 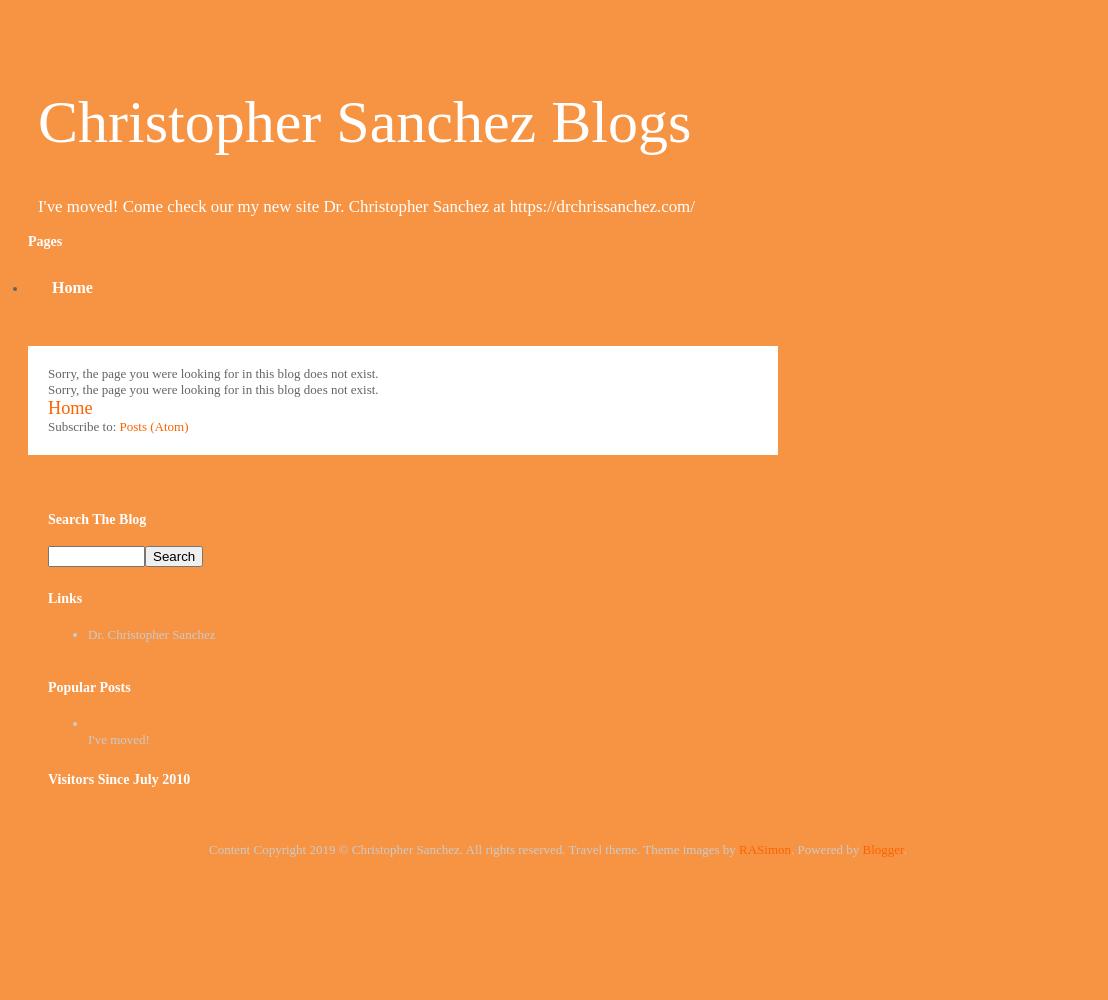 What do you see at coordinates (118, 737) in the screenshot?
I see `'I've moved!'` at bounding box center [118, 737].